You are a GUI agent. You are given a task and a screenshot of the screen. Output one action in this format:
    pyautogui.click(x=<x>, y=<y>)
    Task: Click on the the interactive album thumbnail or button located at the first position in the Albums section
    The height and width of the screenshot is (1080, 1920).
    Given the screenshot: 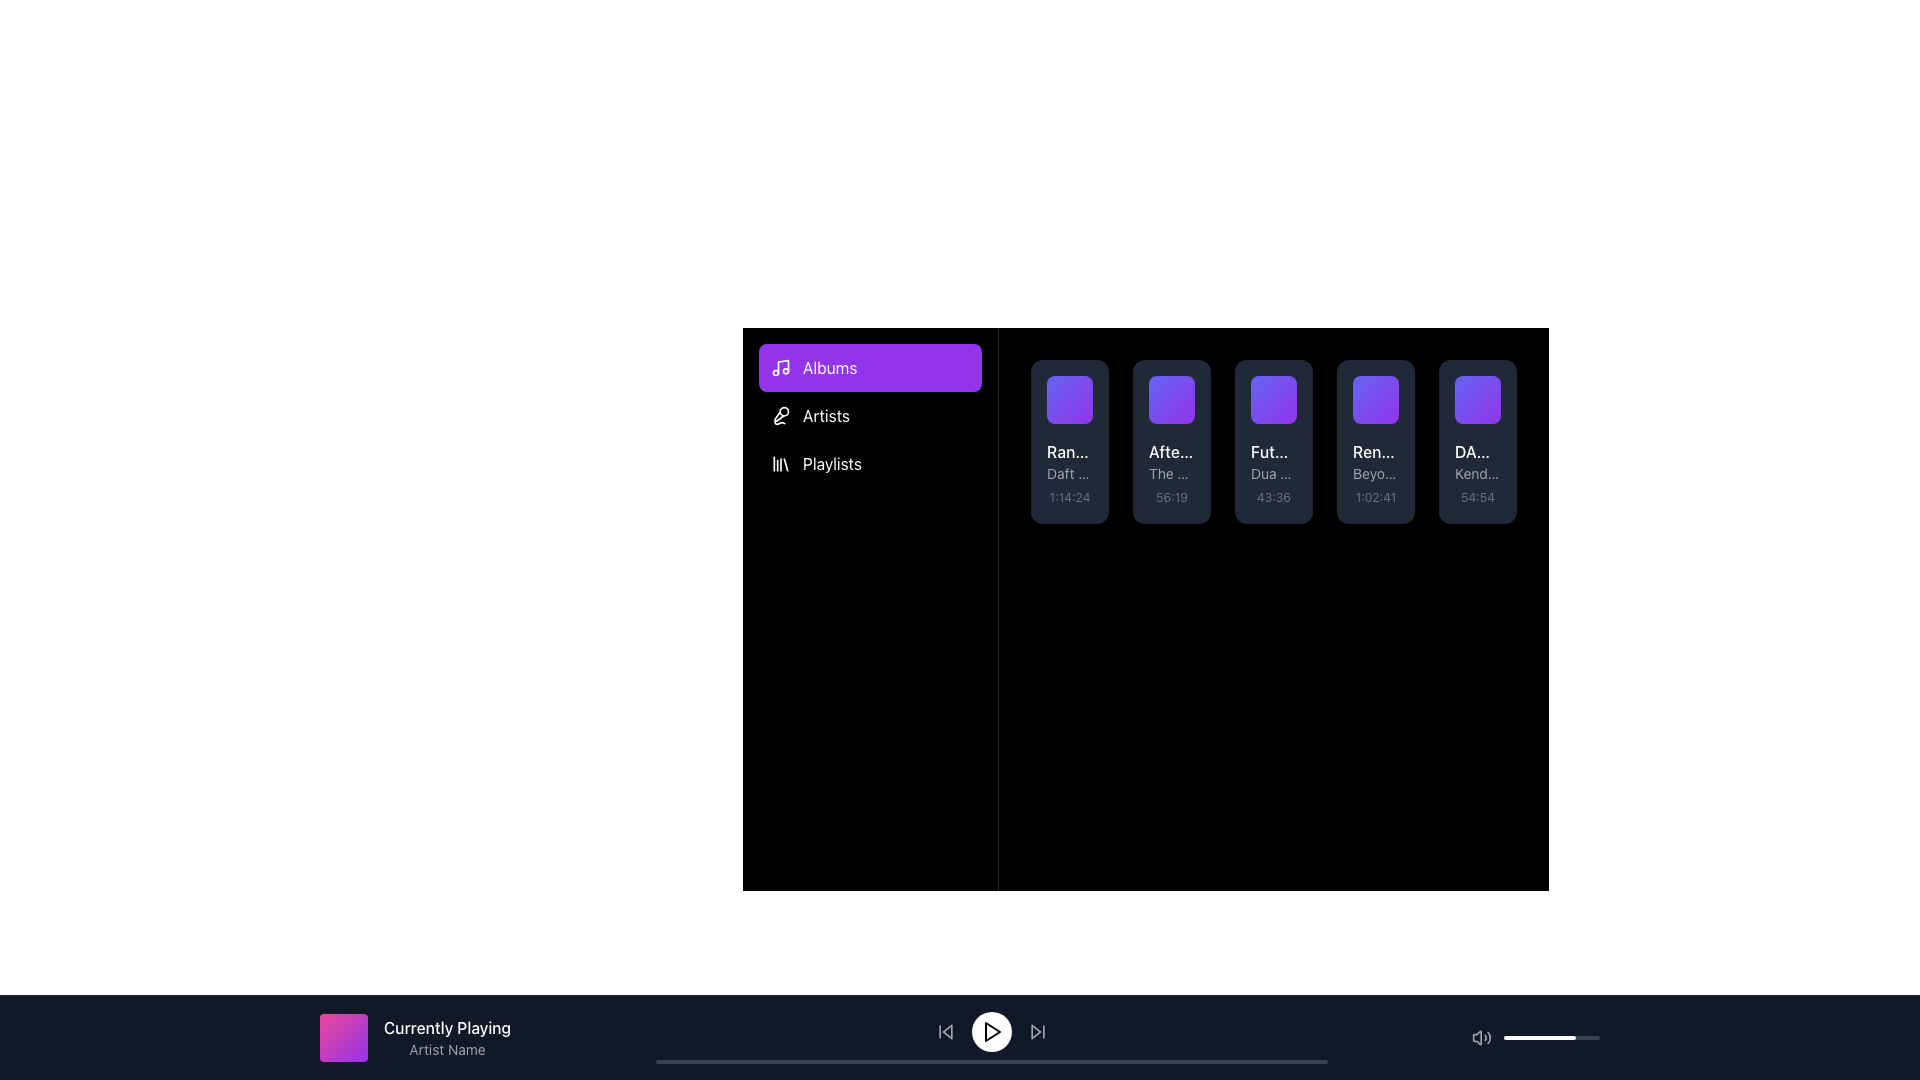 What is the action you would take?
    pyautogui.click(x=1069, y=400)
    